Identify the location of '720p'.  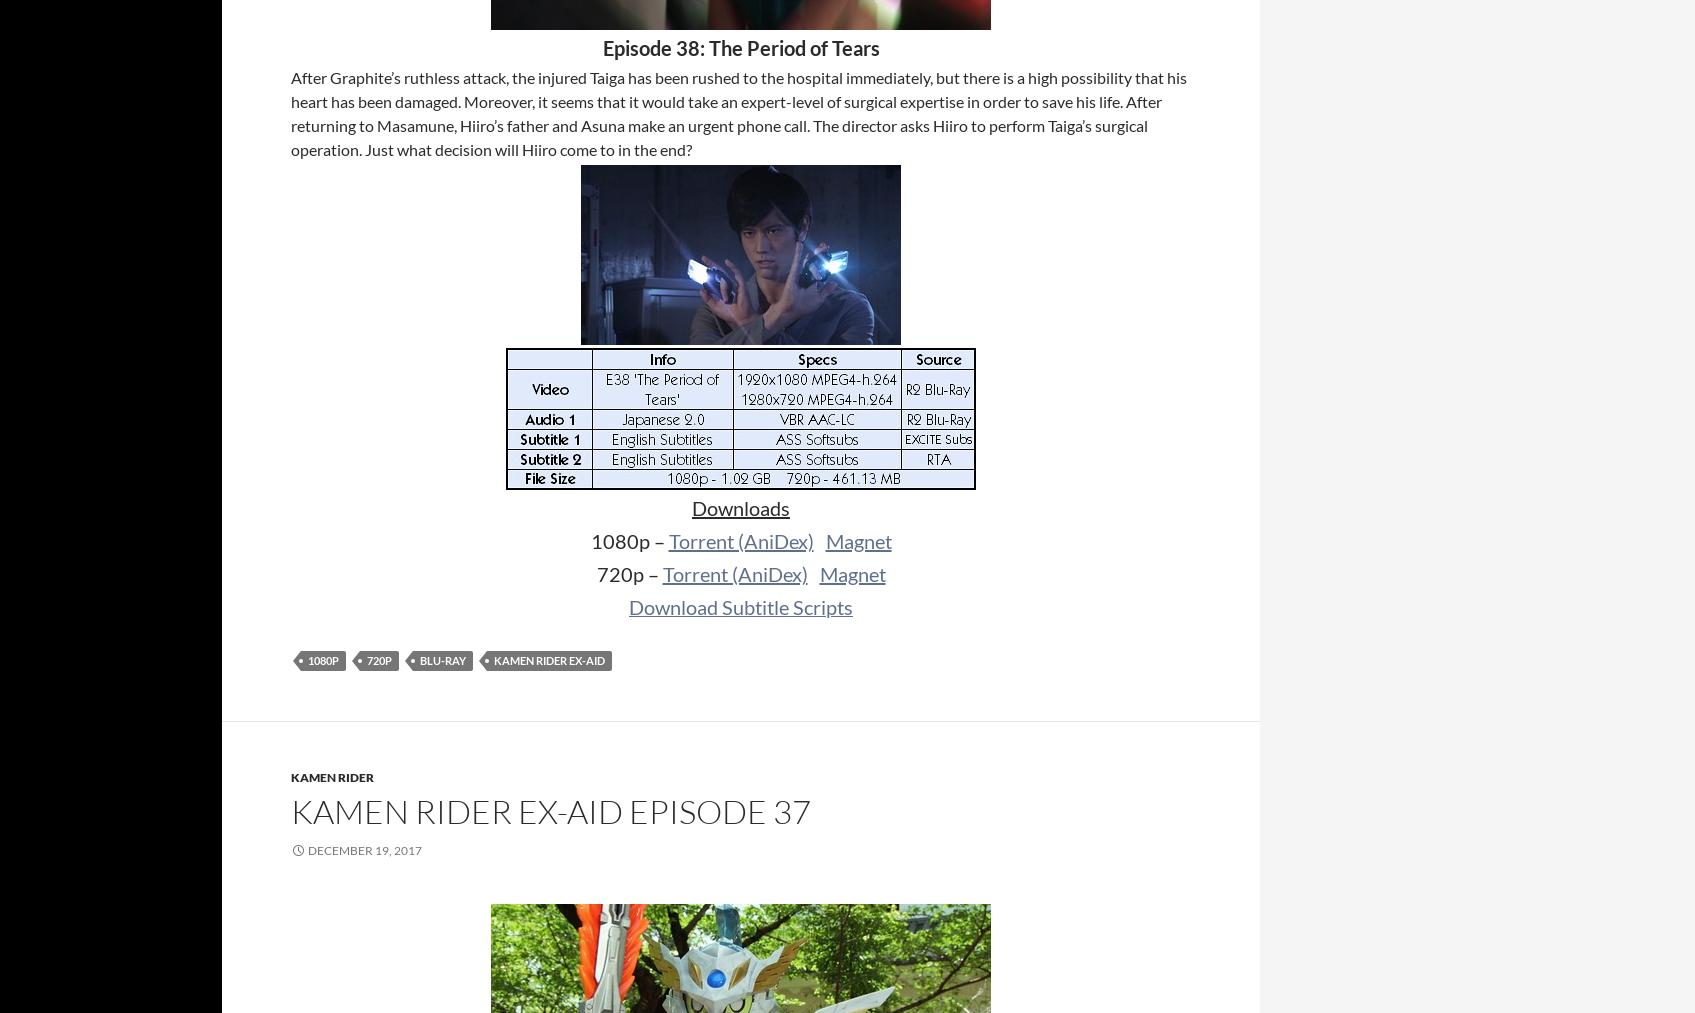
(378, 659).